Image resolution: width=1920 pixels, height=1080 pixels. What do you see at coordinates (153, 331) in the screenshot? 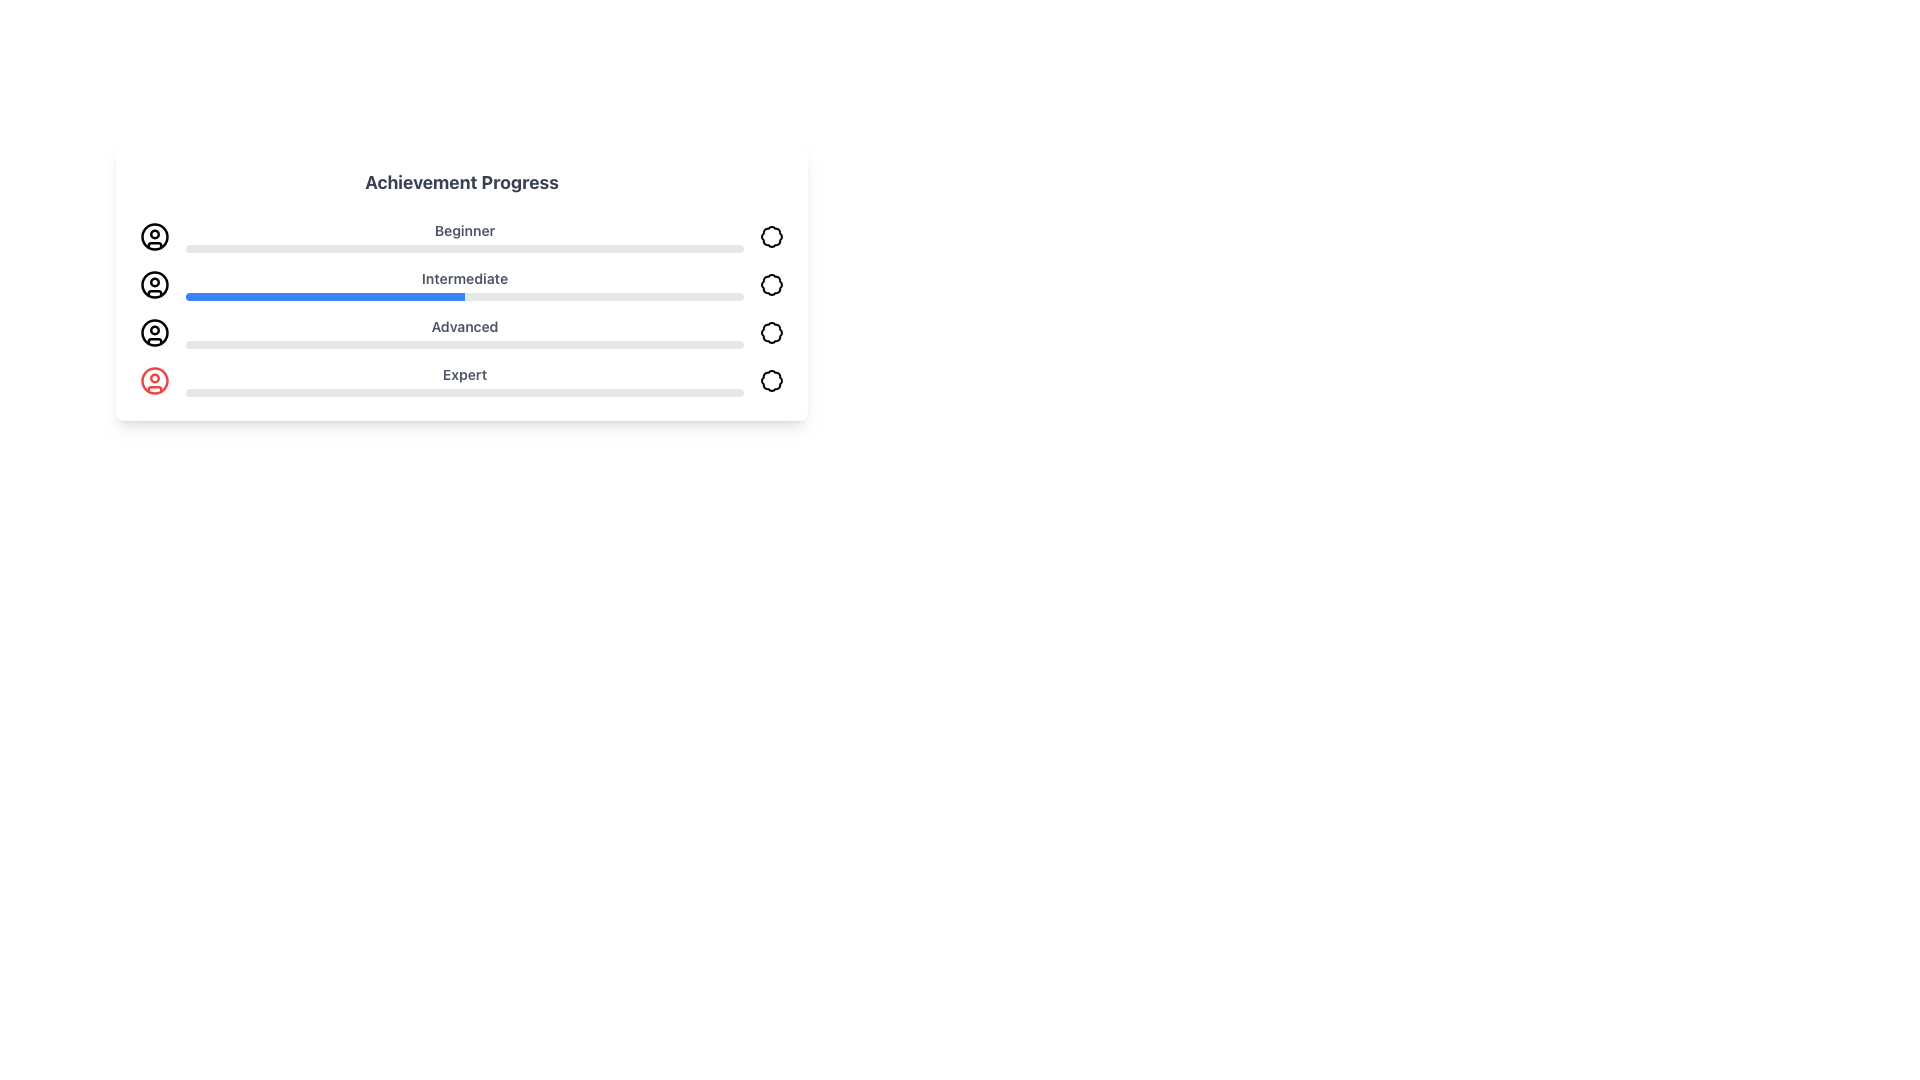
I see `the SVG circle that represents the third user icon in the vertical sequence of four user icons in the 'Advanced' category` at bounding box center [153, 331].